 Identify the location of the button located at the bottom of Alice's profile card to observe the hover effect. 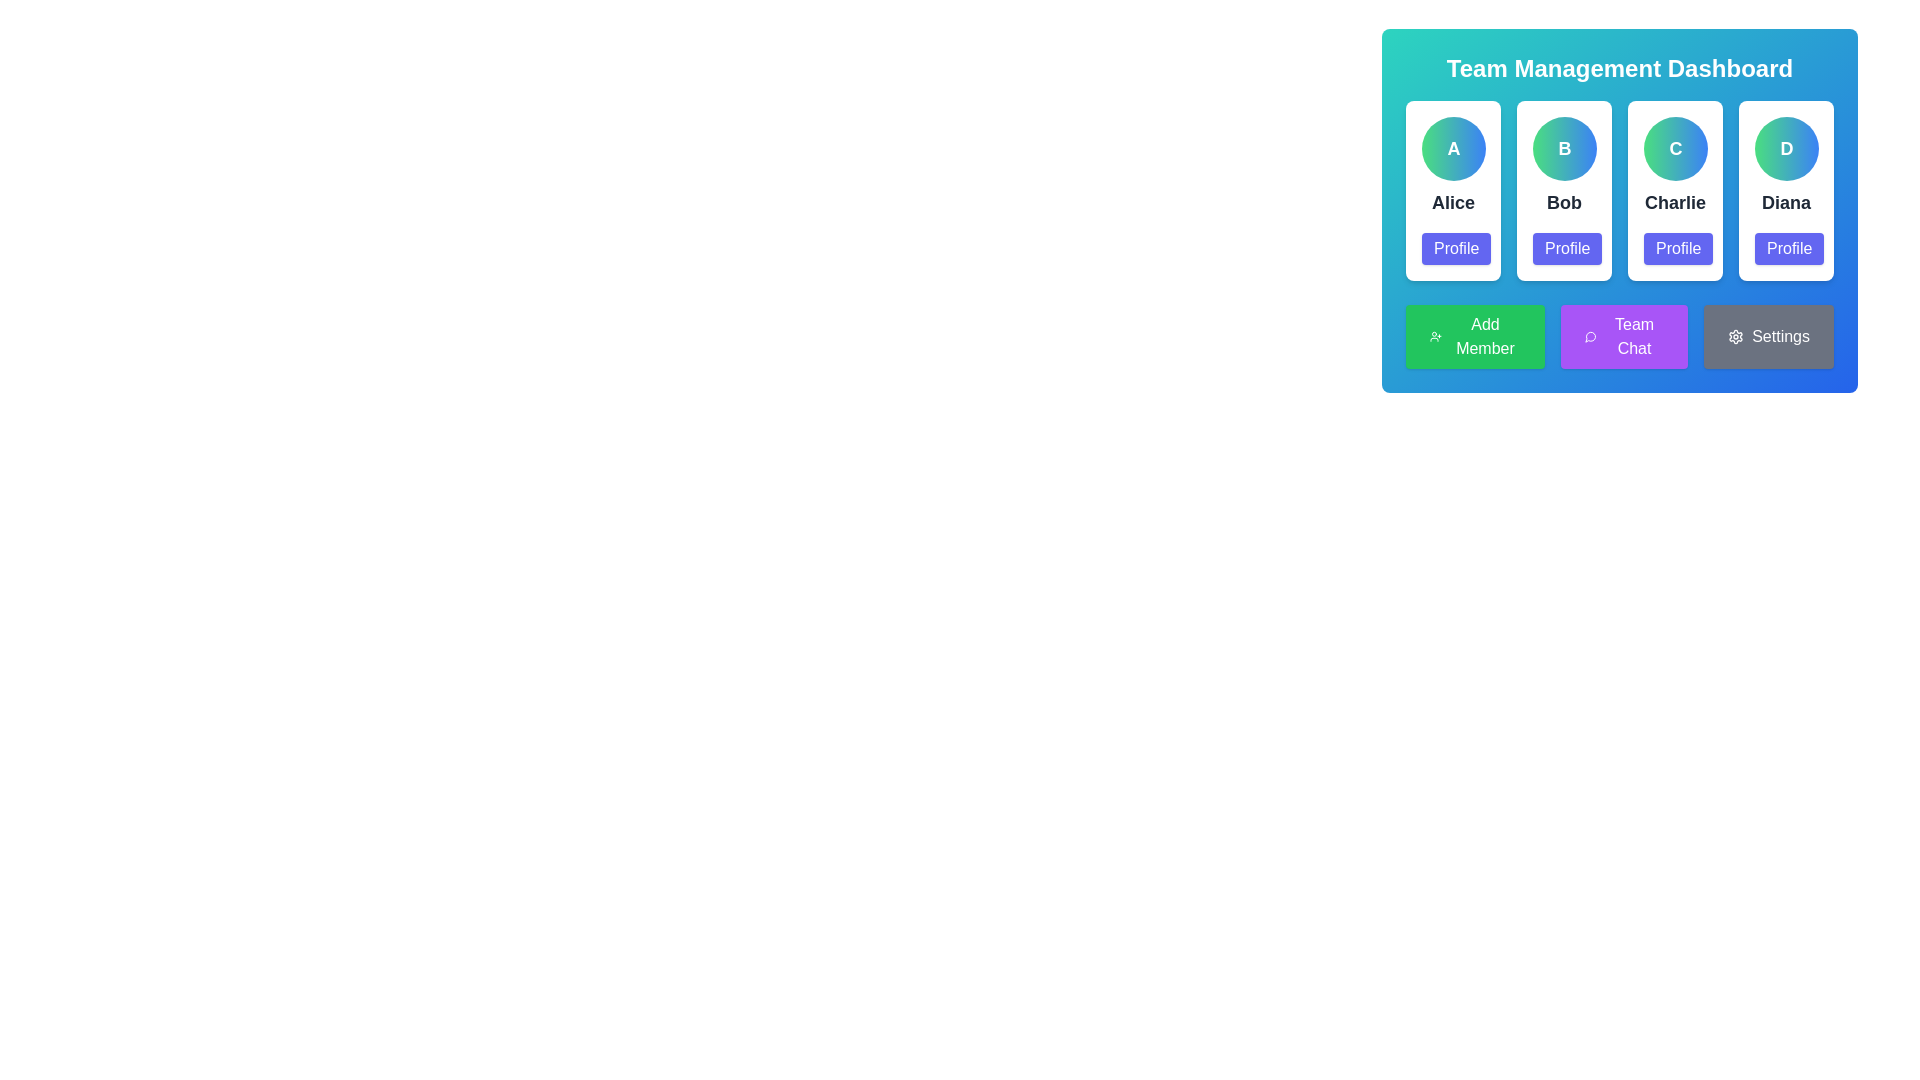
(1456, 248).